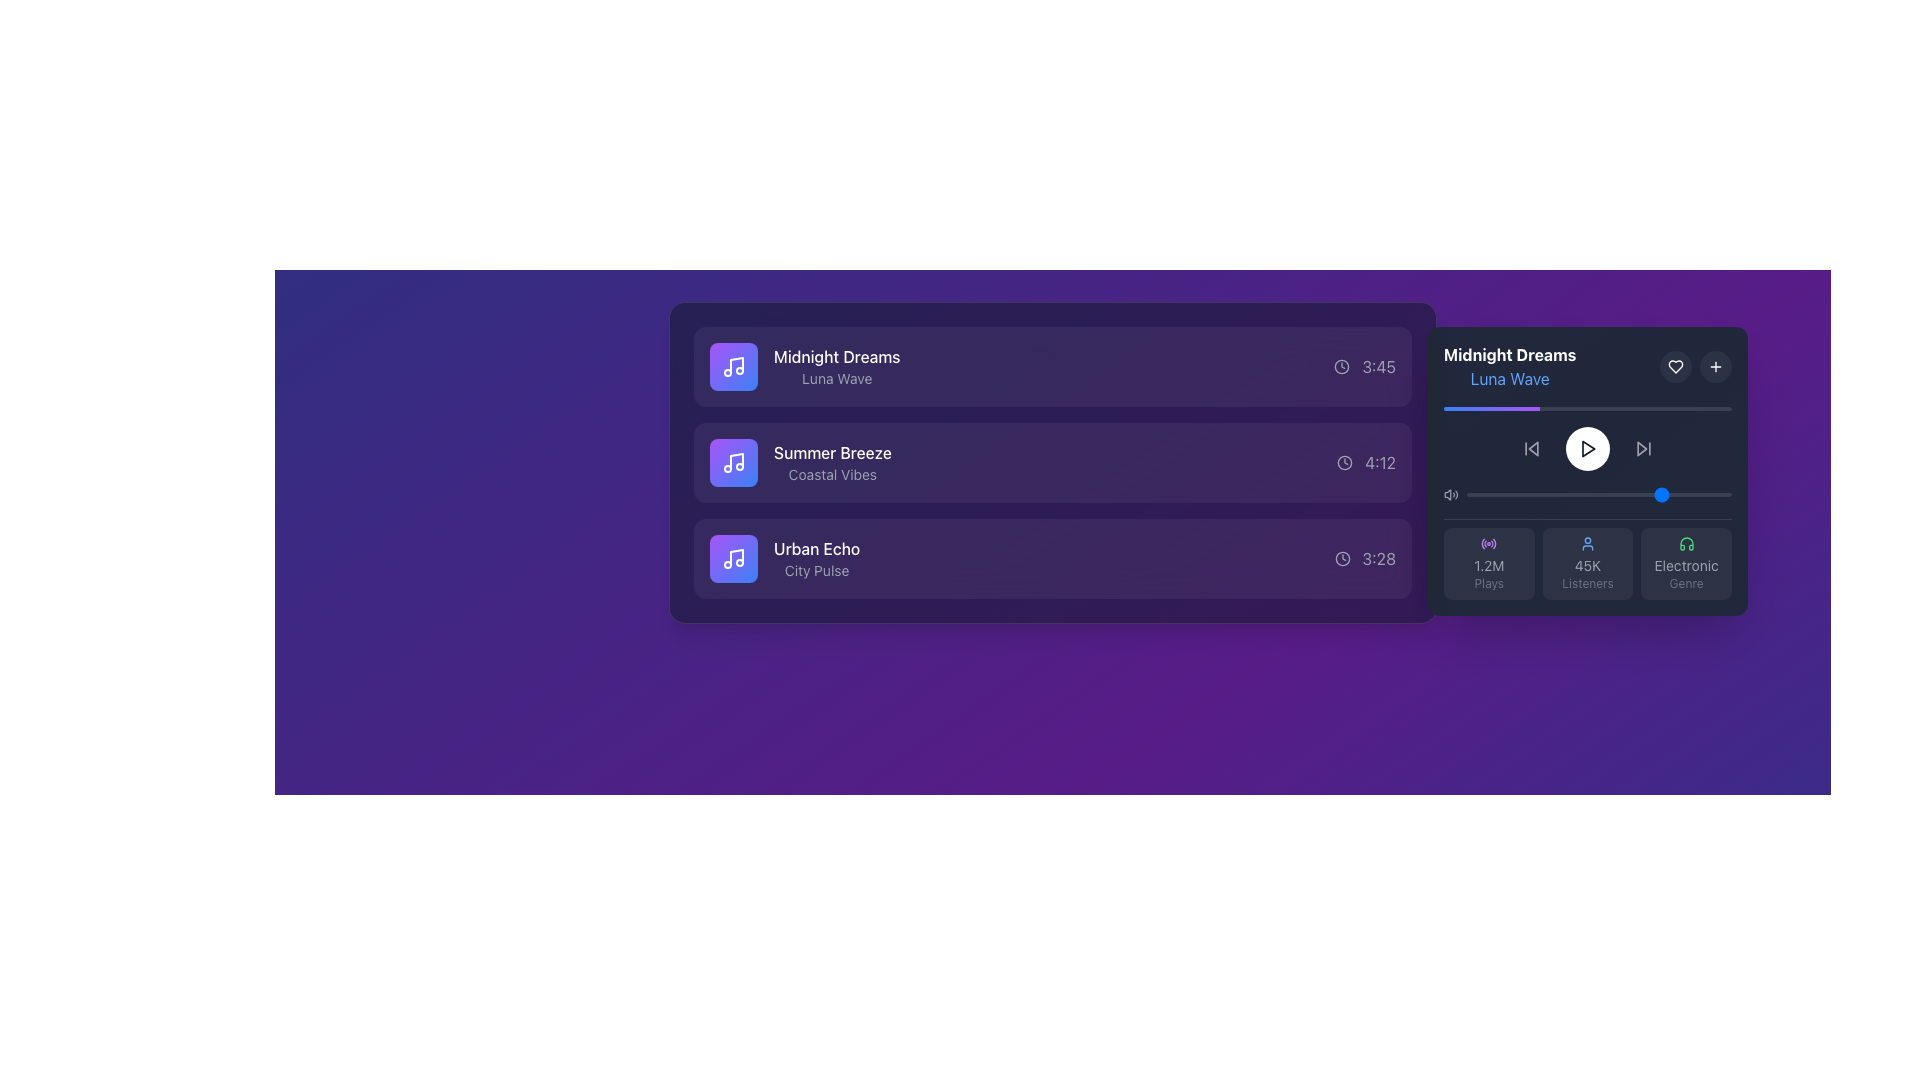 This screenshot has height=1080, width=1920. I want to click on the skip-forward button located on the right side of the player control panel, adjacent to the play button, to allow for keyboard interaction, so click(1643, 447).